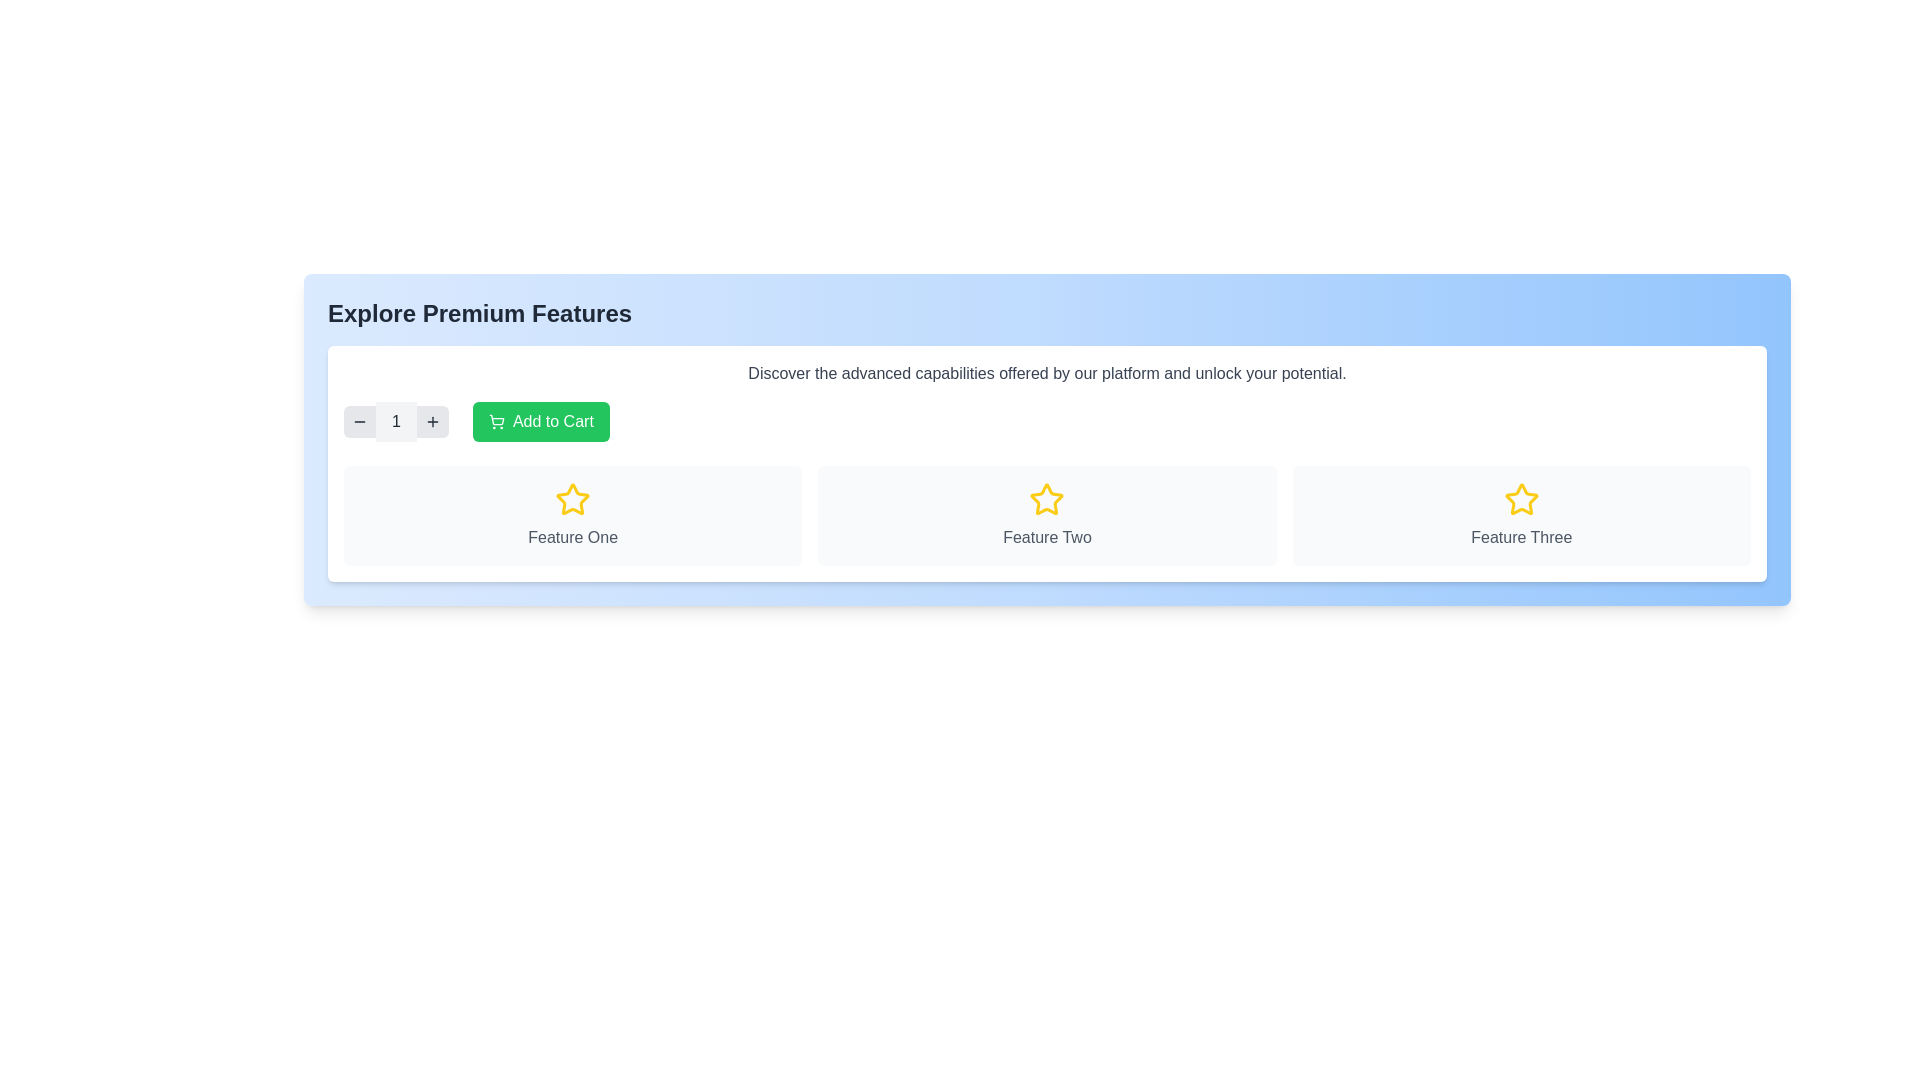  What do you see at coordinates (496, 420) in the screenshot?
I see `the cart icon embedded in the 'Add to Cart' button, which is visually aligned to the left within the green rectangular control area` at bounding box center [496, 420].